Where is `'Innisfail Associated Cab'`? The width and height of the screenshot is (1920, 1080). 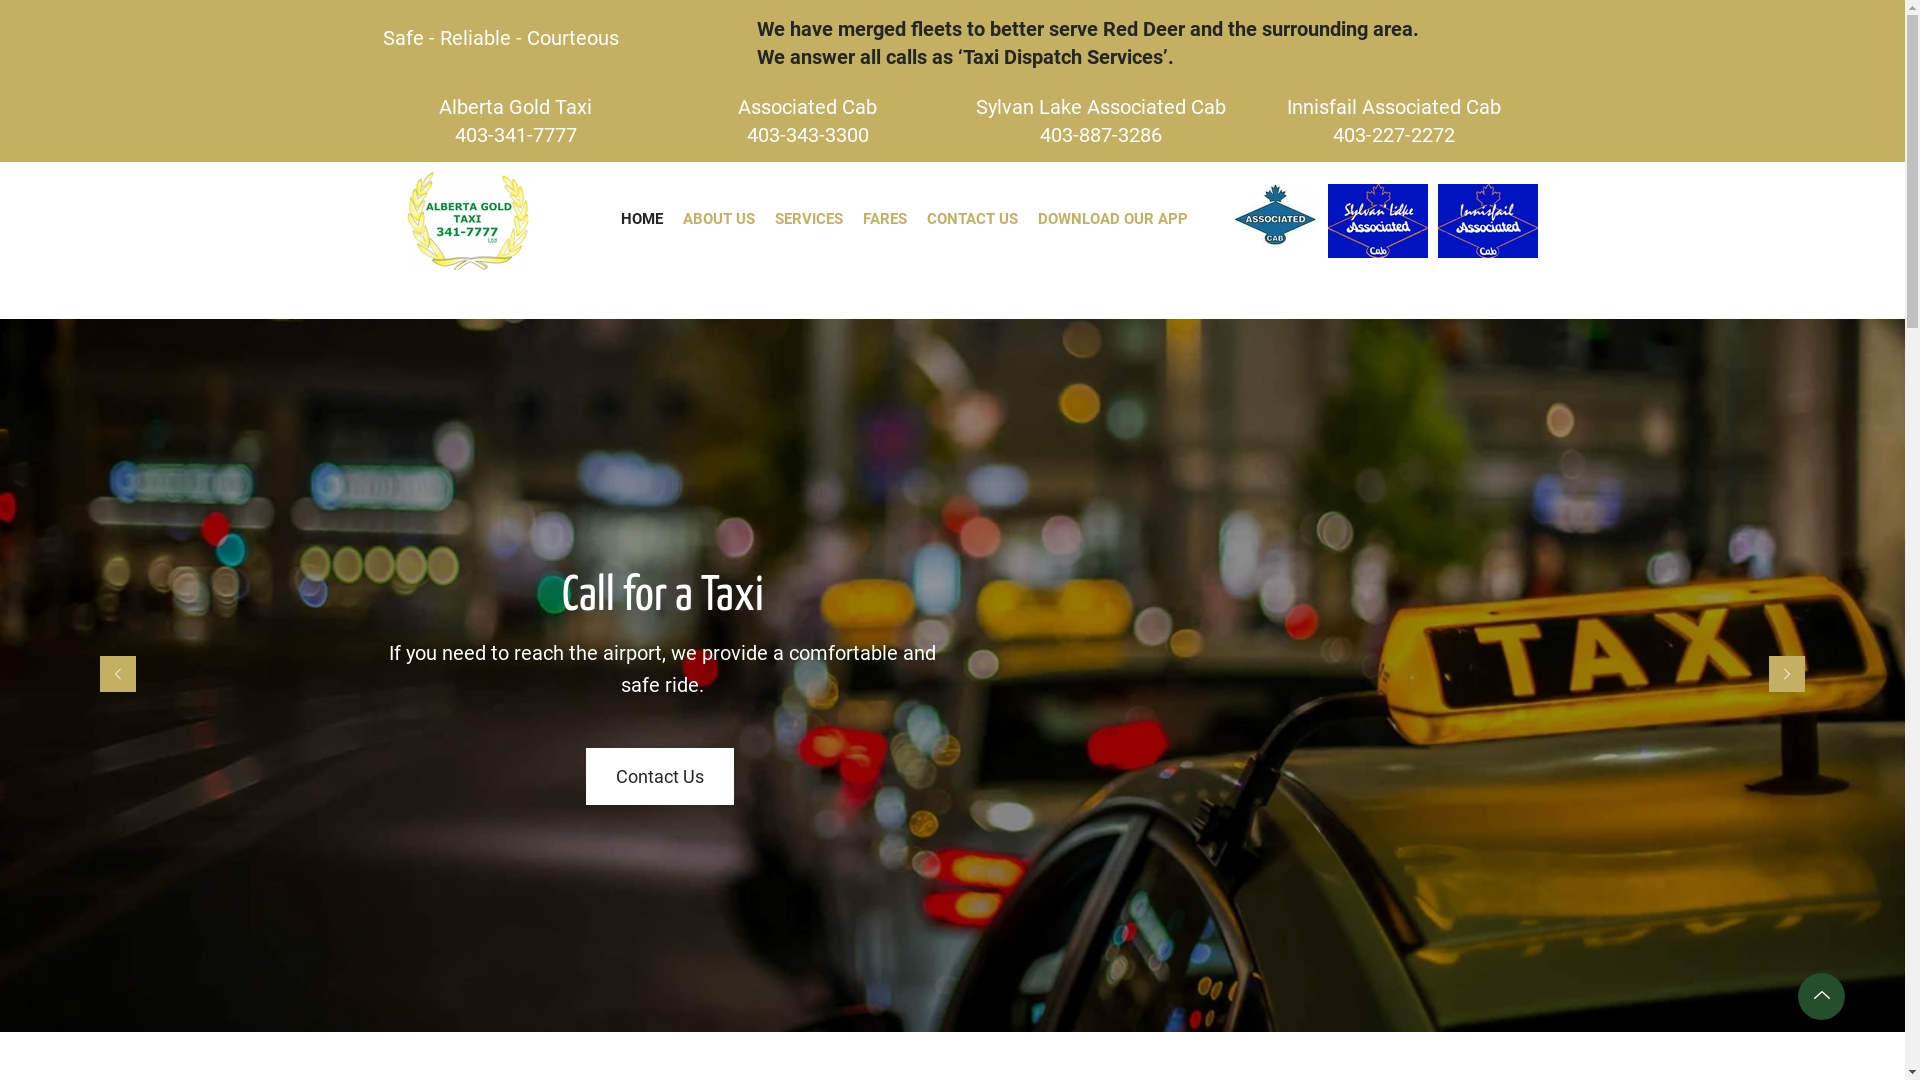
'Innisfail Associated Cab' is located at coordinates (1286, 107).